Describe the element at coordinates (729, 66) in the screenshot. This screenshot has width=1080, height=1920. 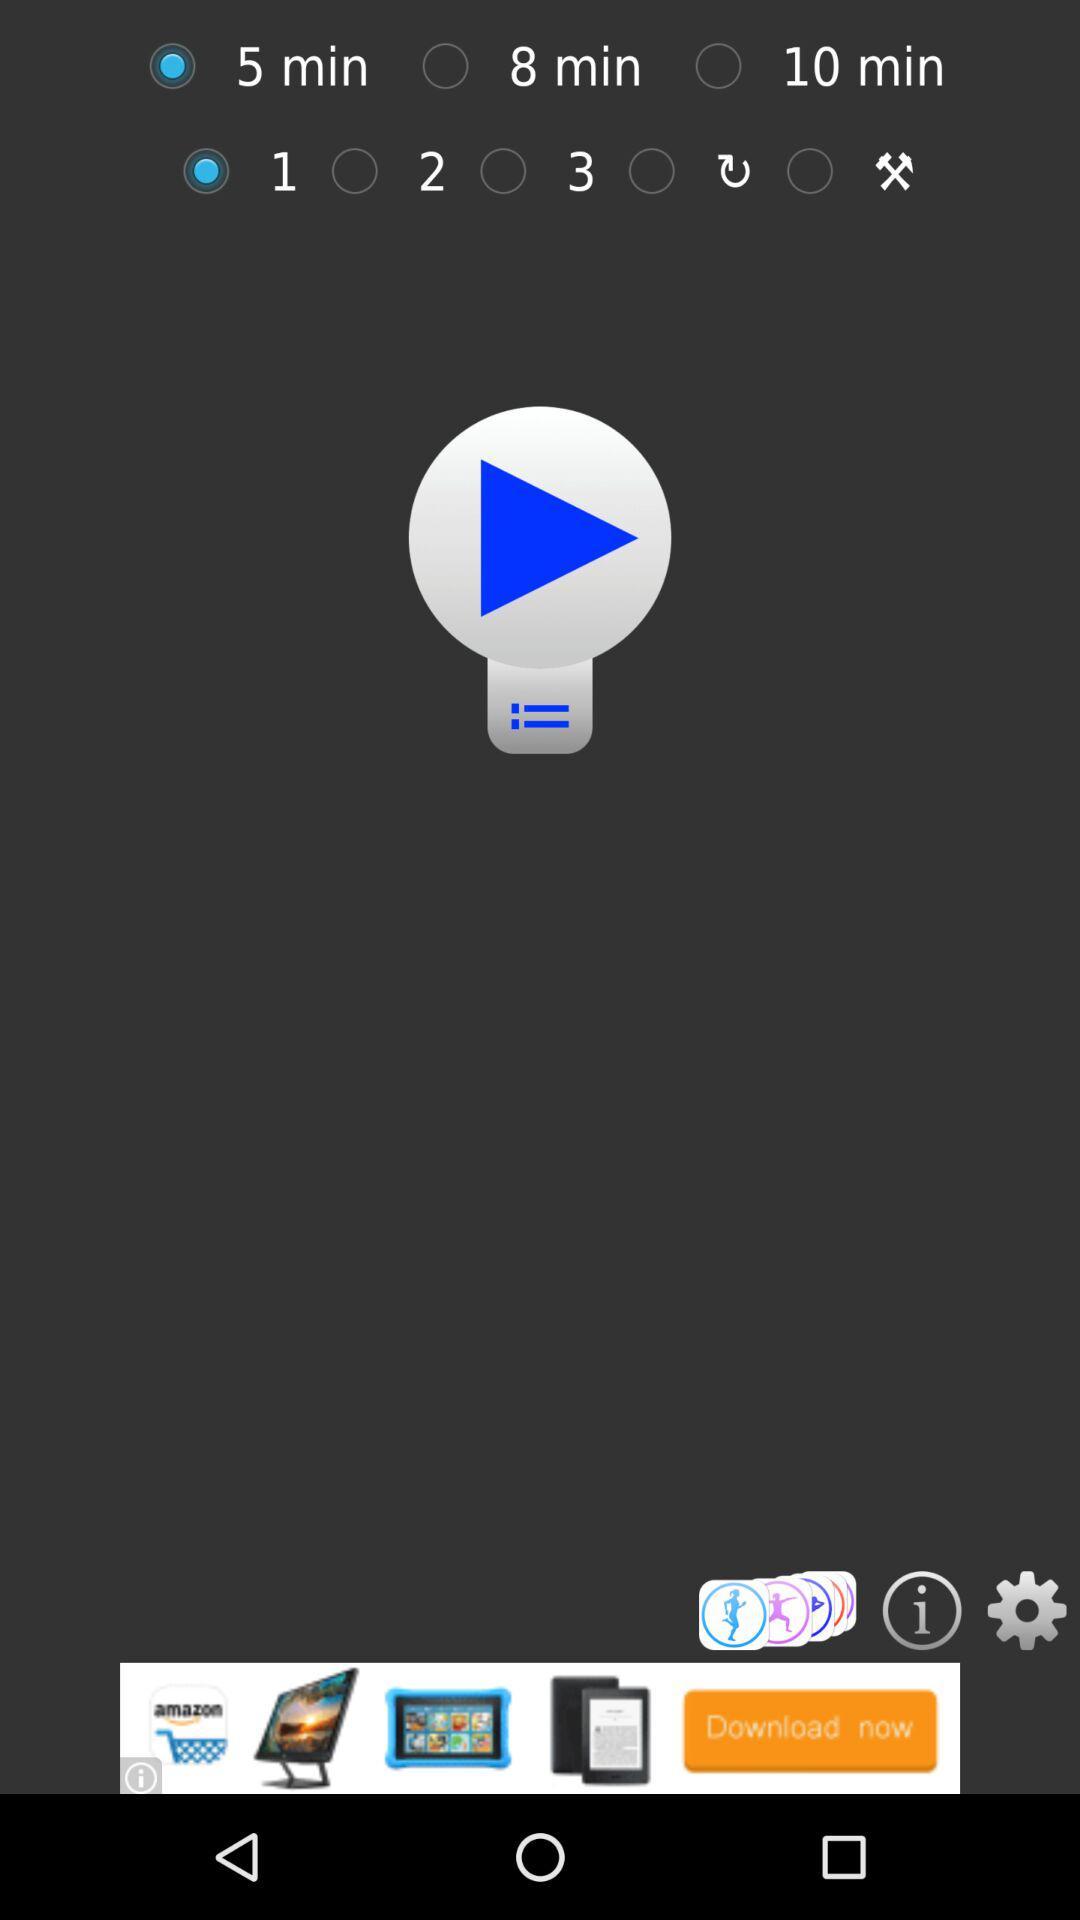
I see `10 min` at that location.